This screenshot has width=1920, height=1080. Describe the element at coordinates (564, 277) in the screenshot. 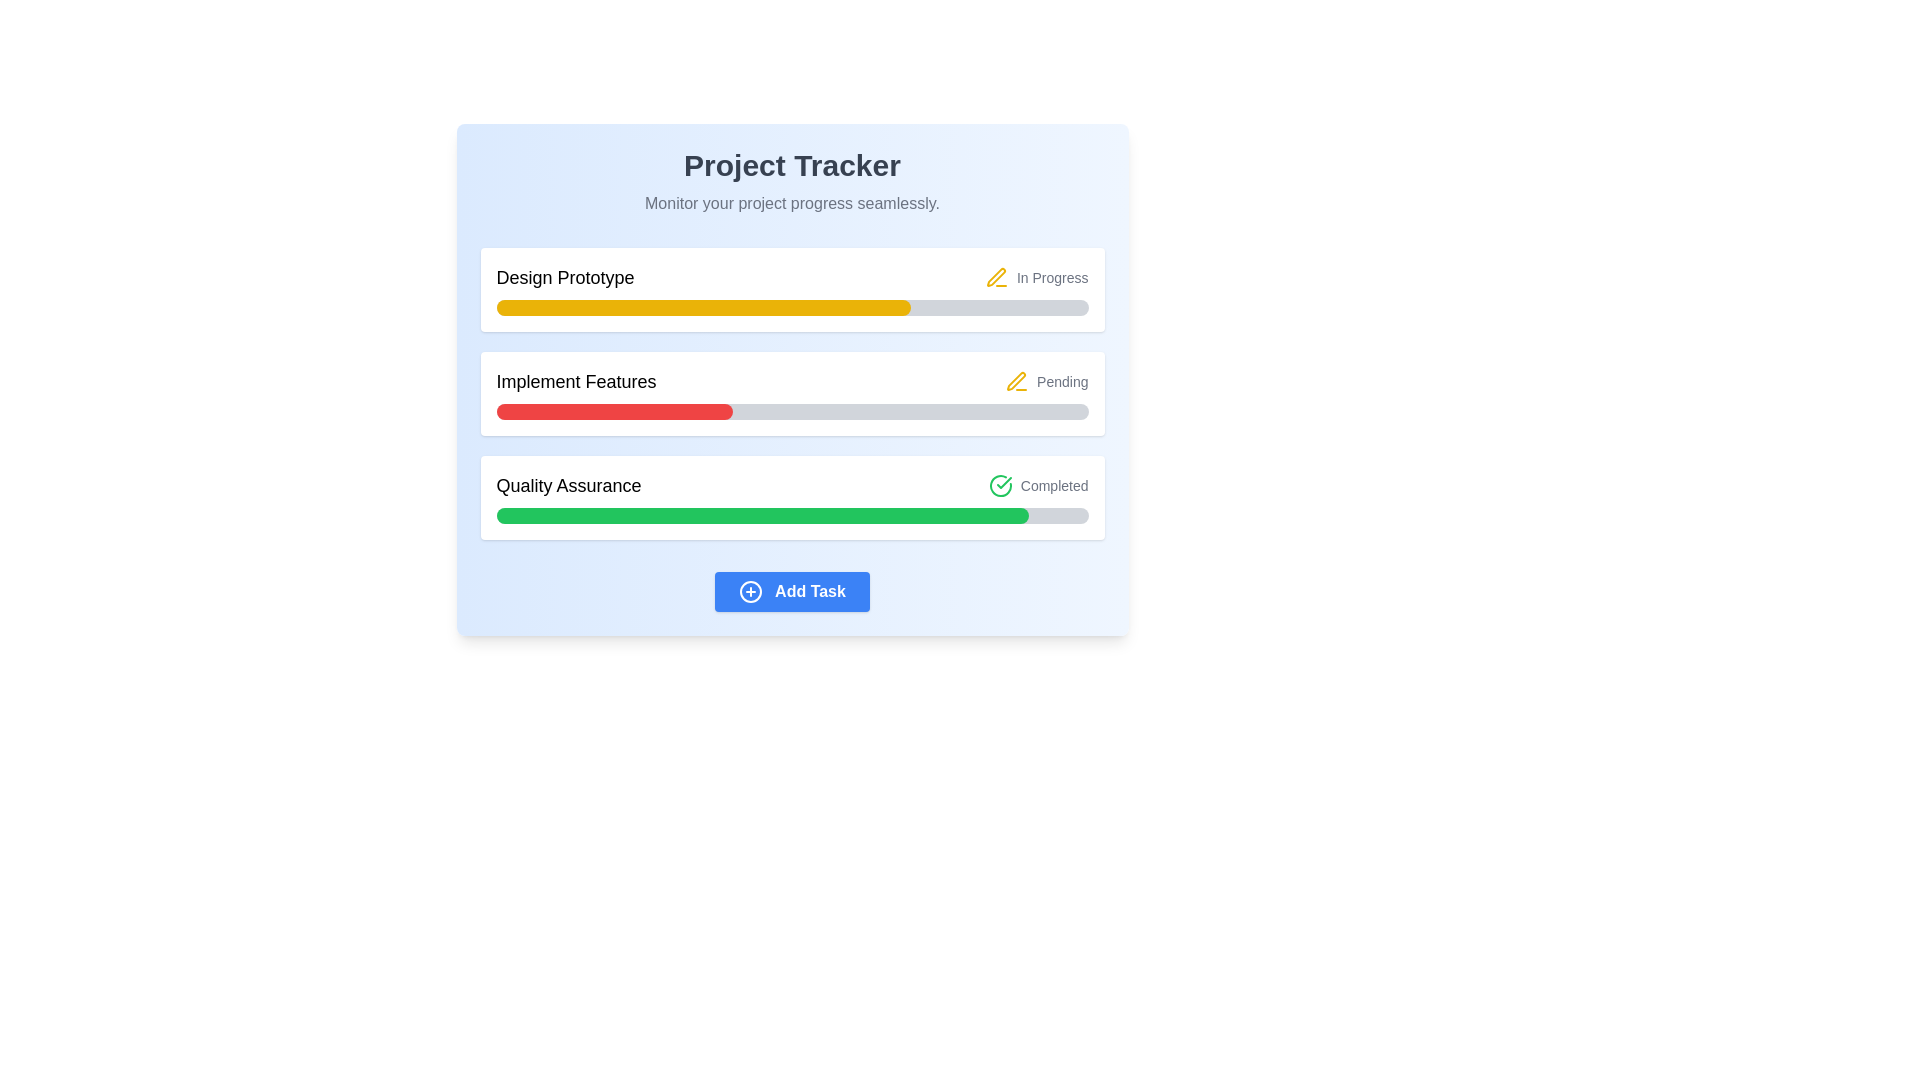

I see `the static text label reading 'Design Prototype', which is a bold, dark-colored label located at the top left of a card-like section above a horizontal yellow progress bar` at that location.